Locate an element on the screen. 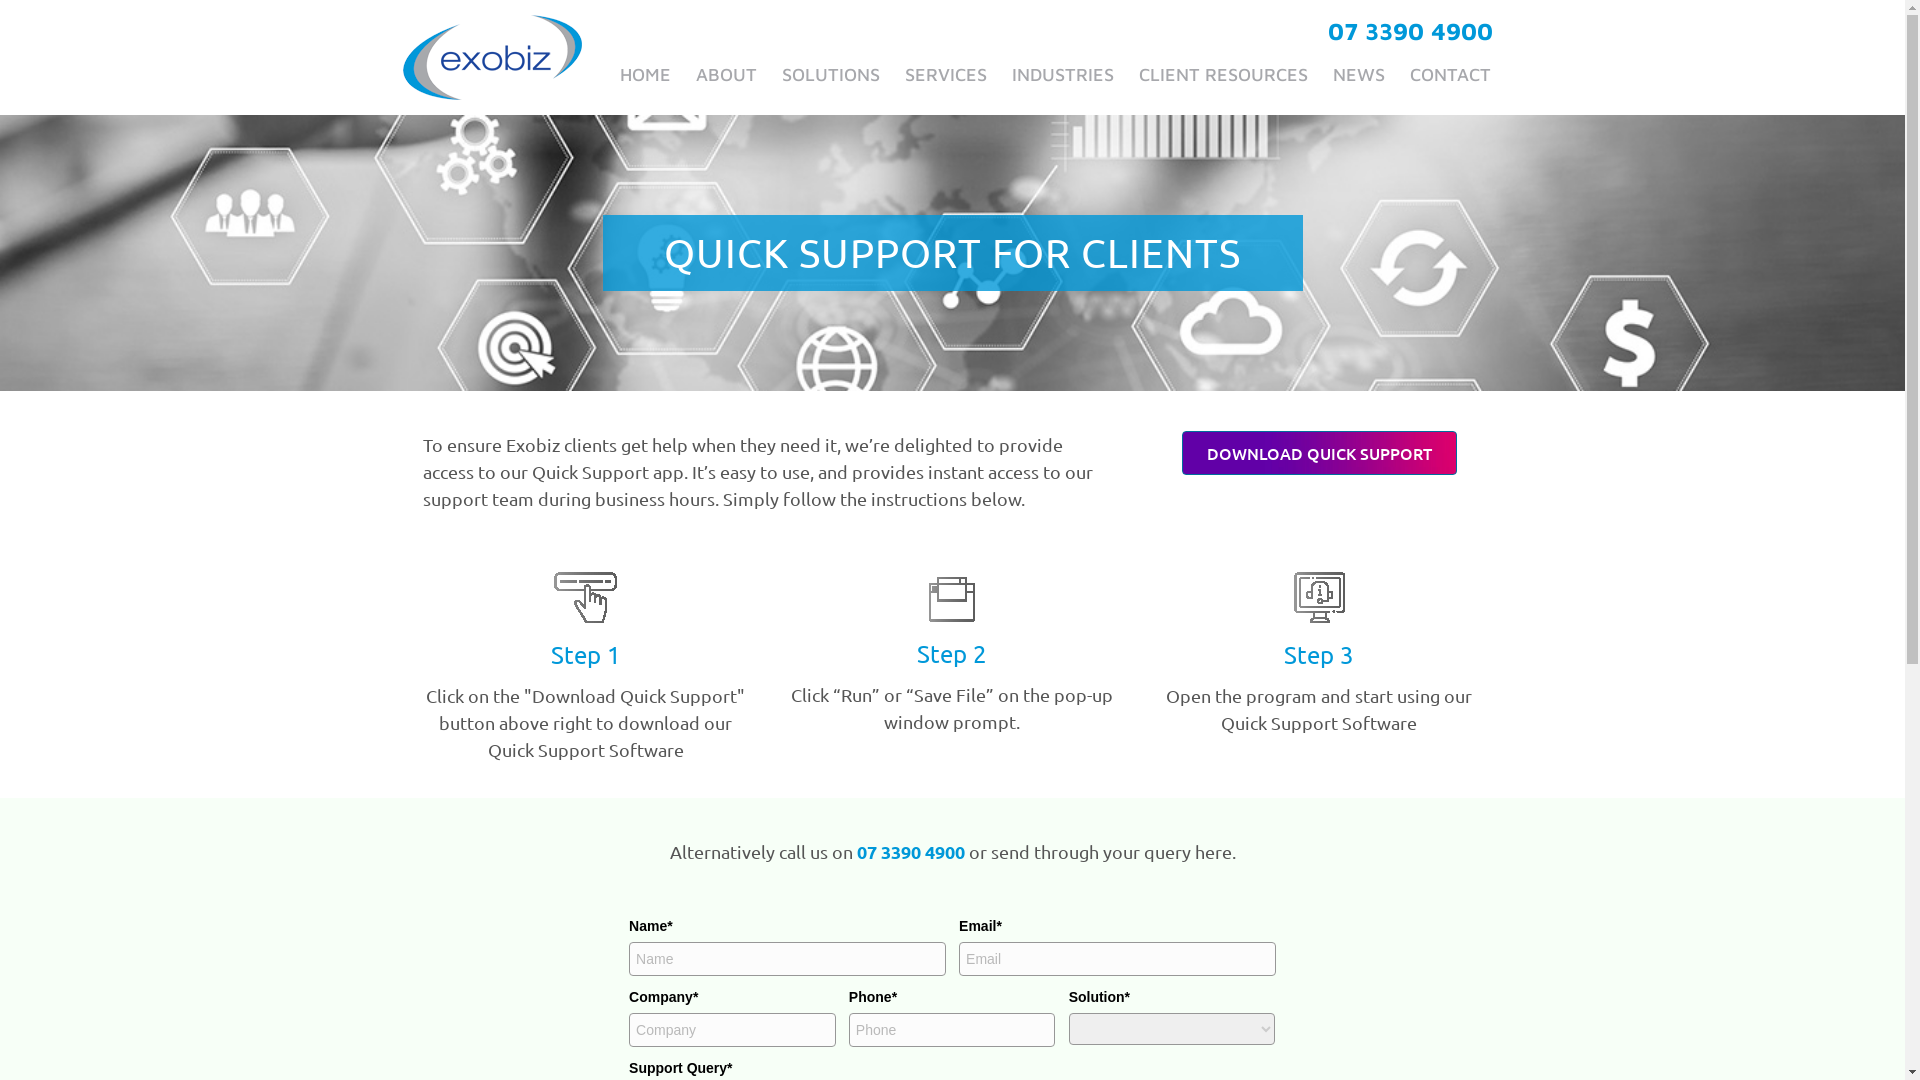 The image size is (1920, 1080). 'ABOUT' is located at coordinates (725, 73).